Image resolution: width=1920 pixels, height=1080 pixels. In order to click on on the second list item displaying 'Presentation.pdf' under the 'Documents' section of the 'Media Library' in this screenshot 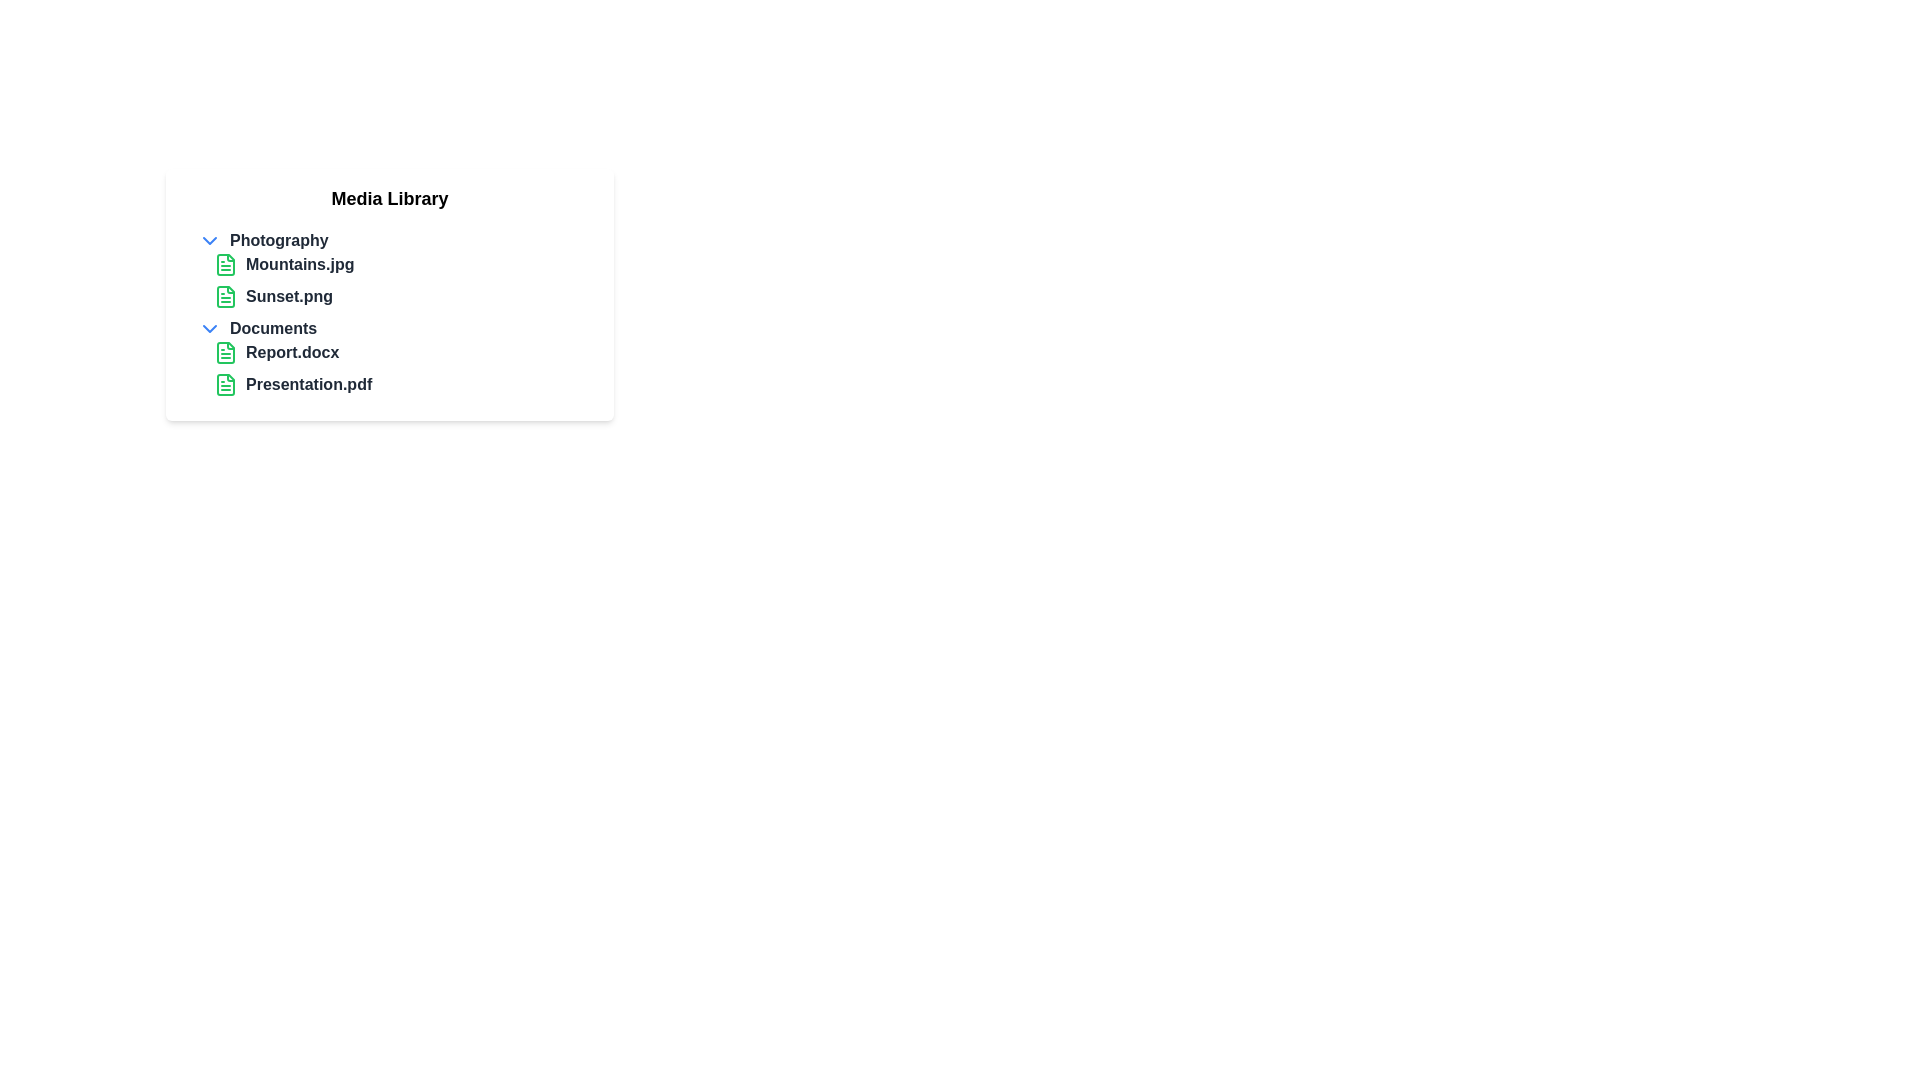, I will do `click(398, 369)`.